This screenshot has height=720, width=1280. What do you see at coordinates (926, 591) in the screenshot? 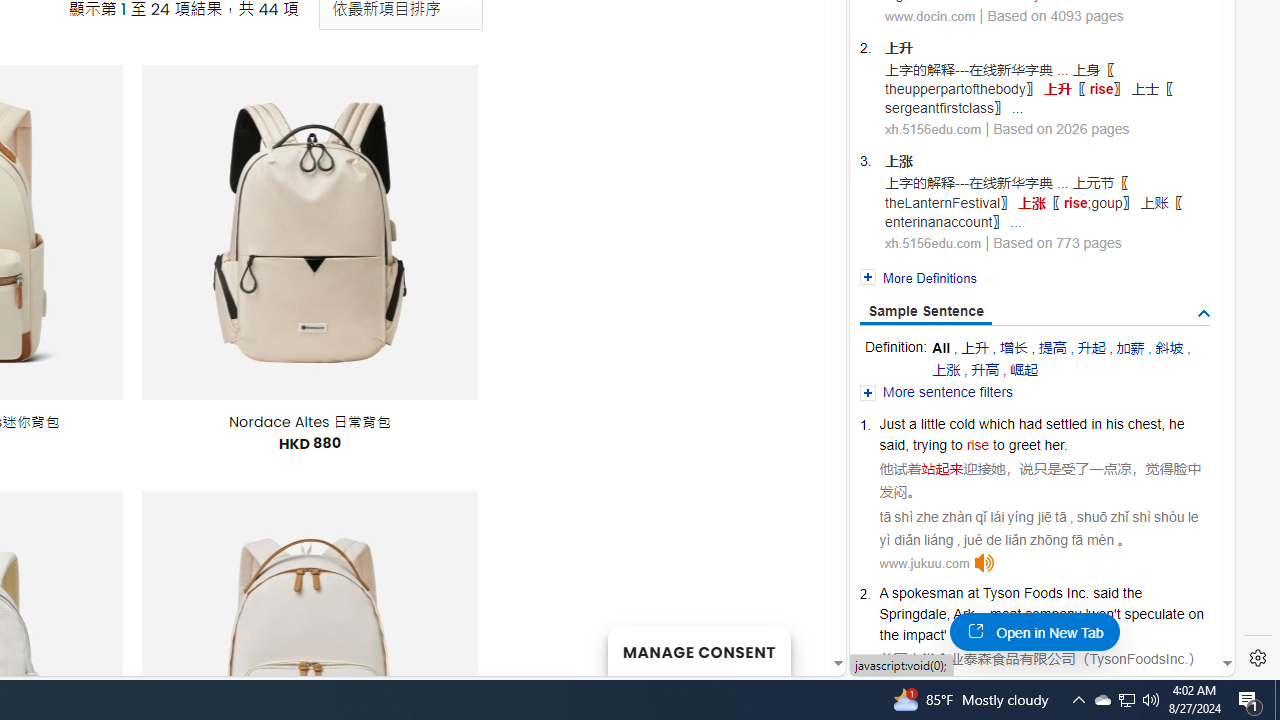
I see `'spokesman'` at bounding box center [926, 591].